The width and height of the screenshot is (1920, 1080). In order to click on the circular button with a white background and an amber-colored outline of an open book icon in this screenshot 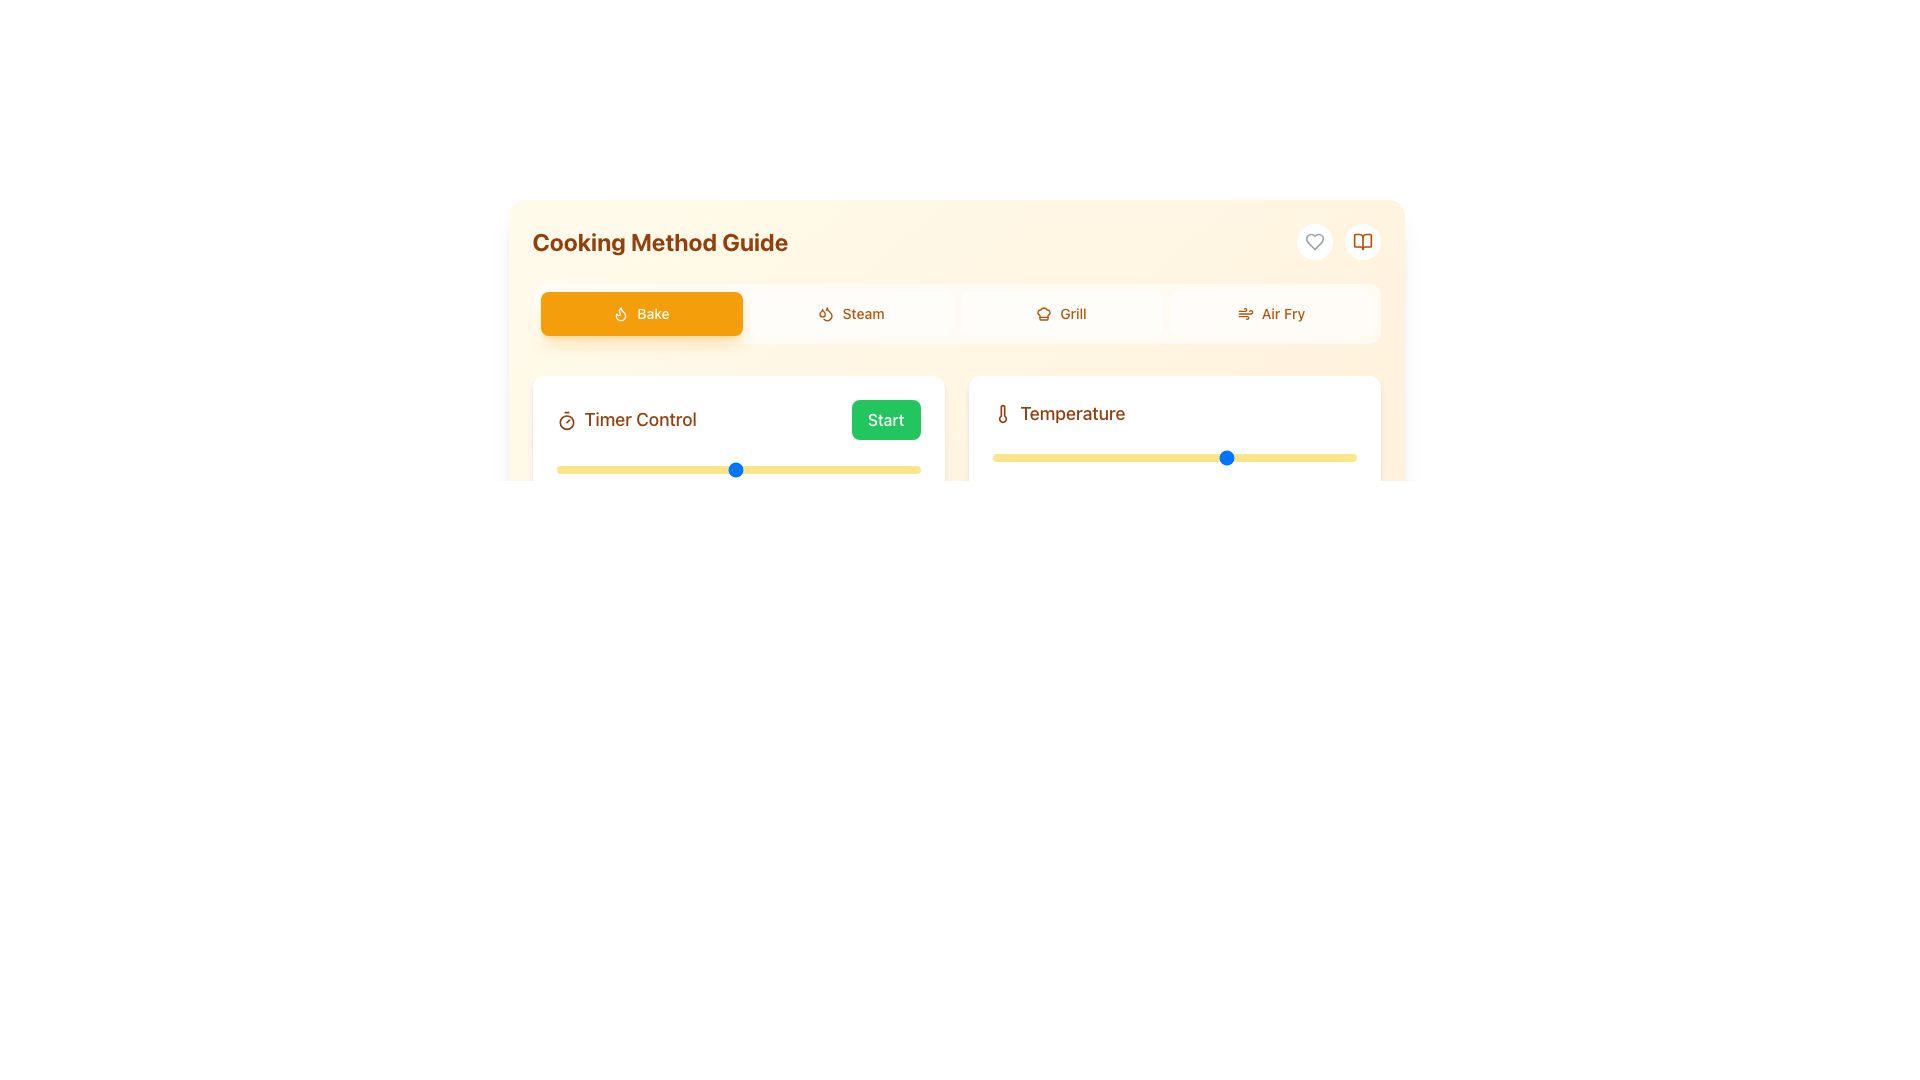, I will do `click(1361, 241)`.